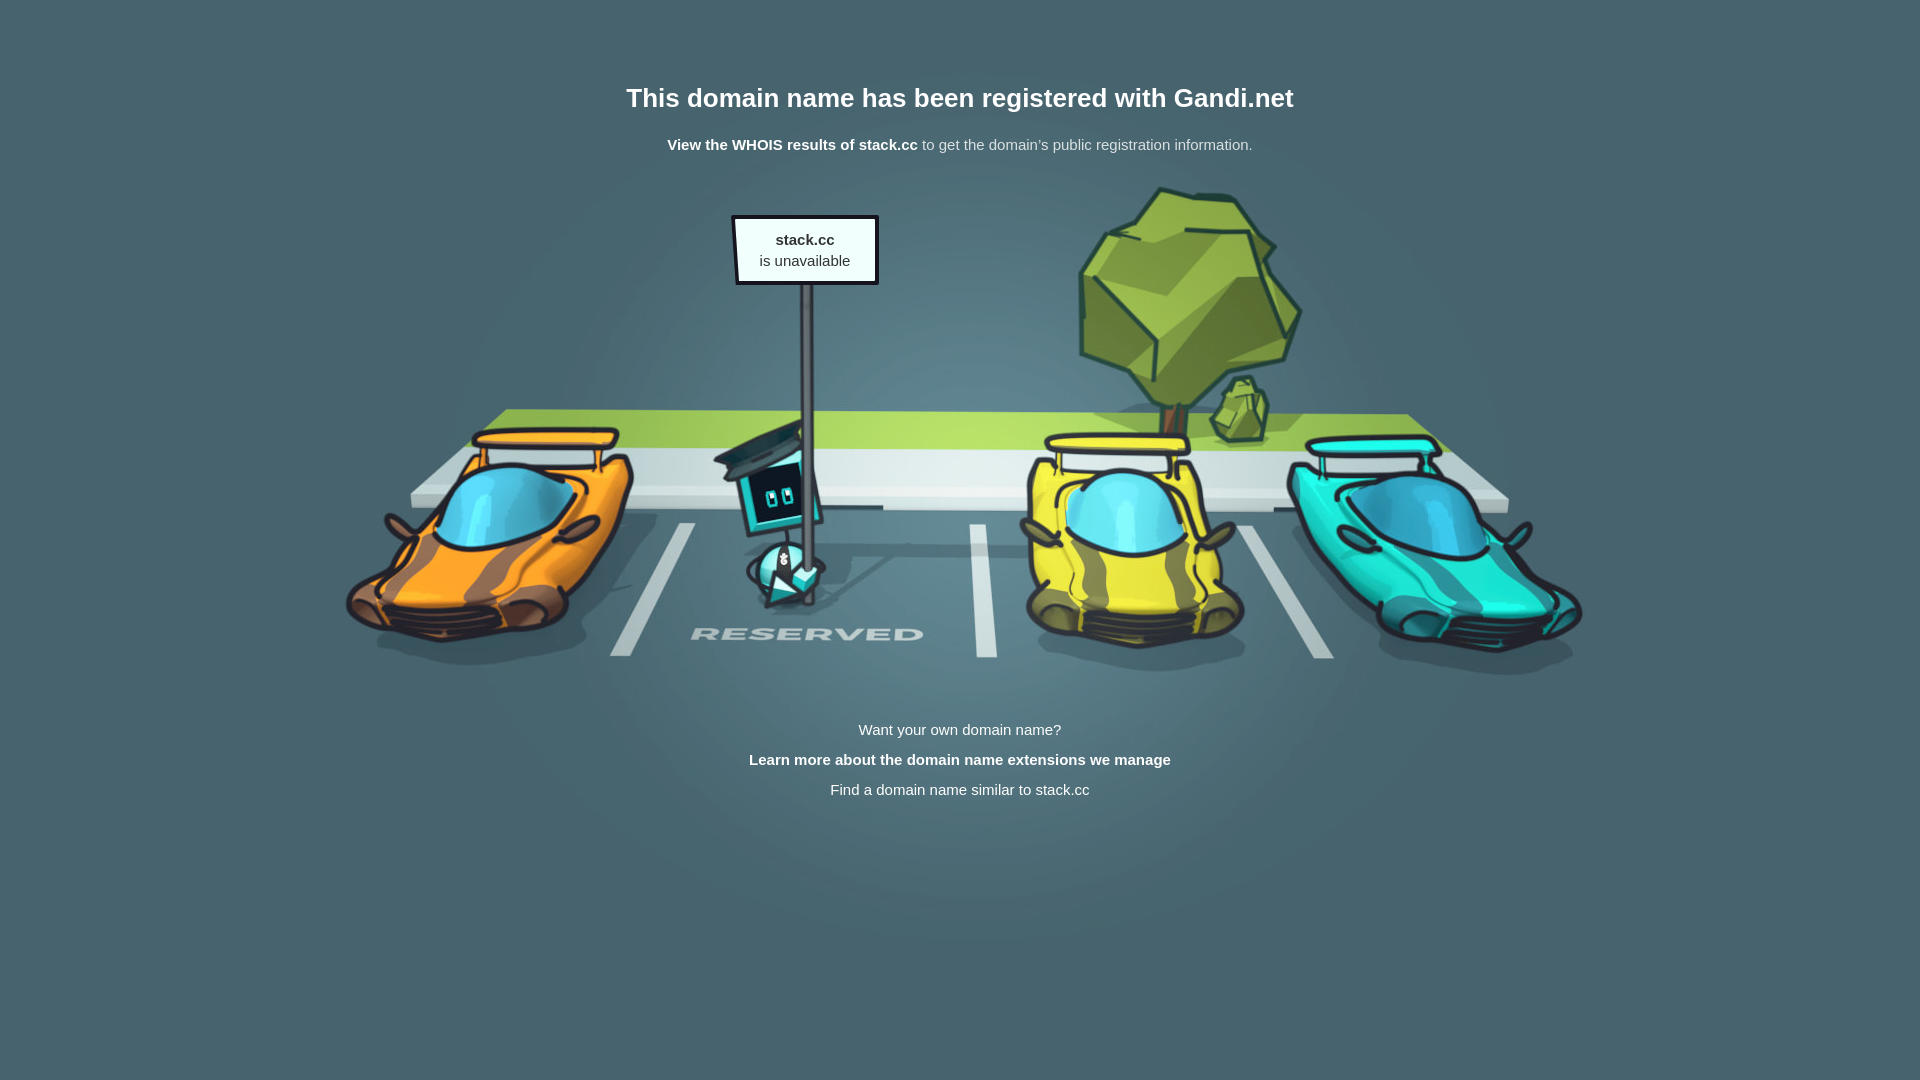 Image resolution: width=1920 pixels, height=1080 pixels. Describe the element at coordinates (791, 143) in the screenshot. I see `'View the WHOIS results of stack.cc'` at that location.